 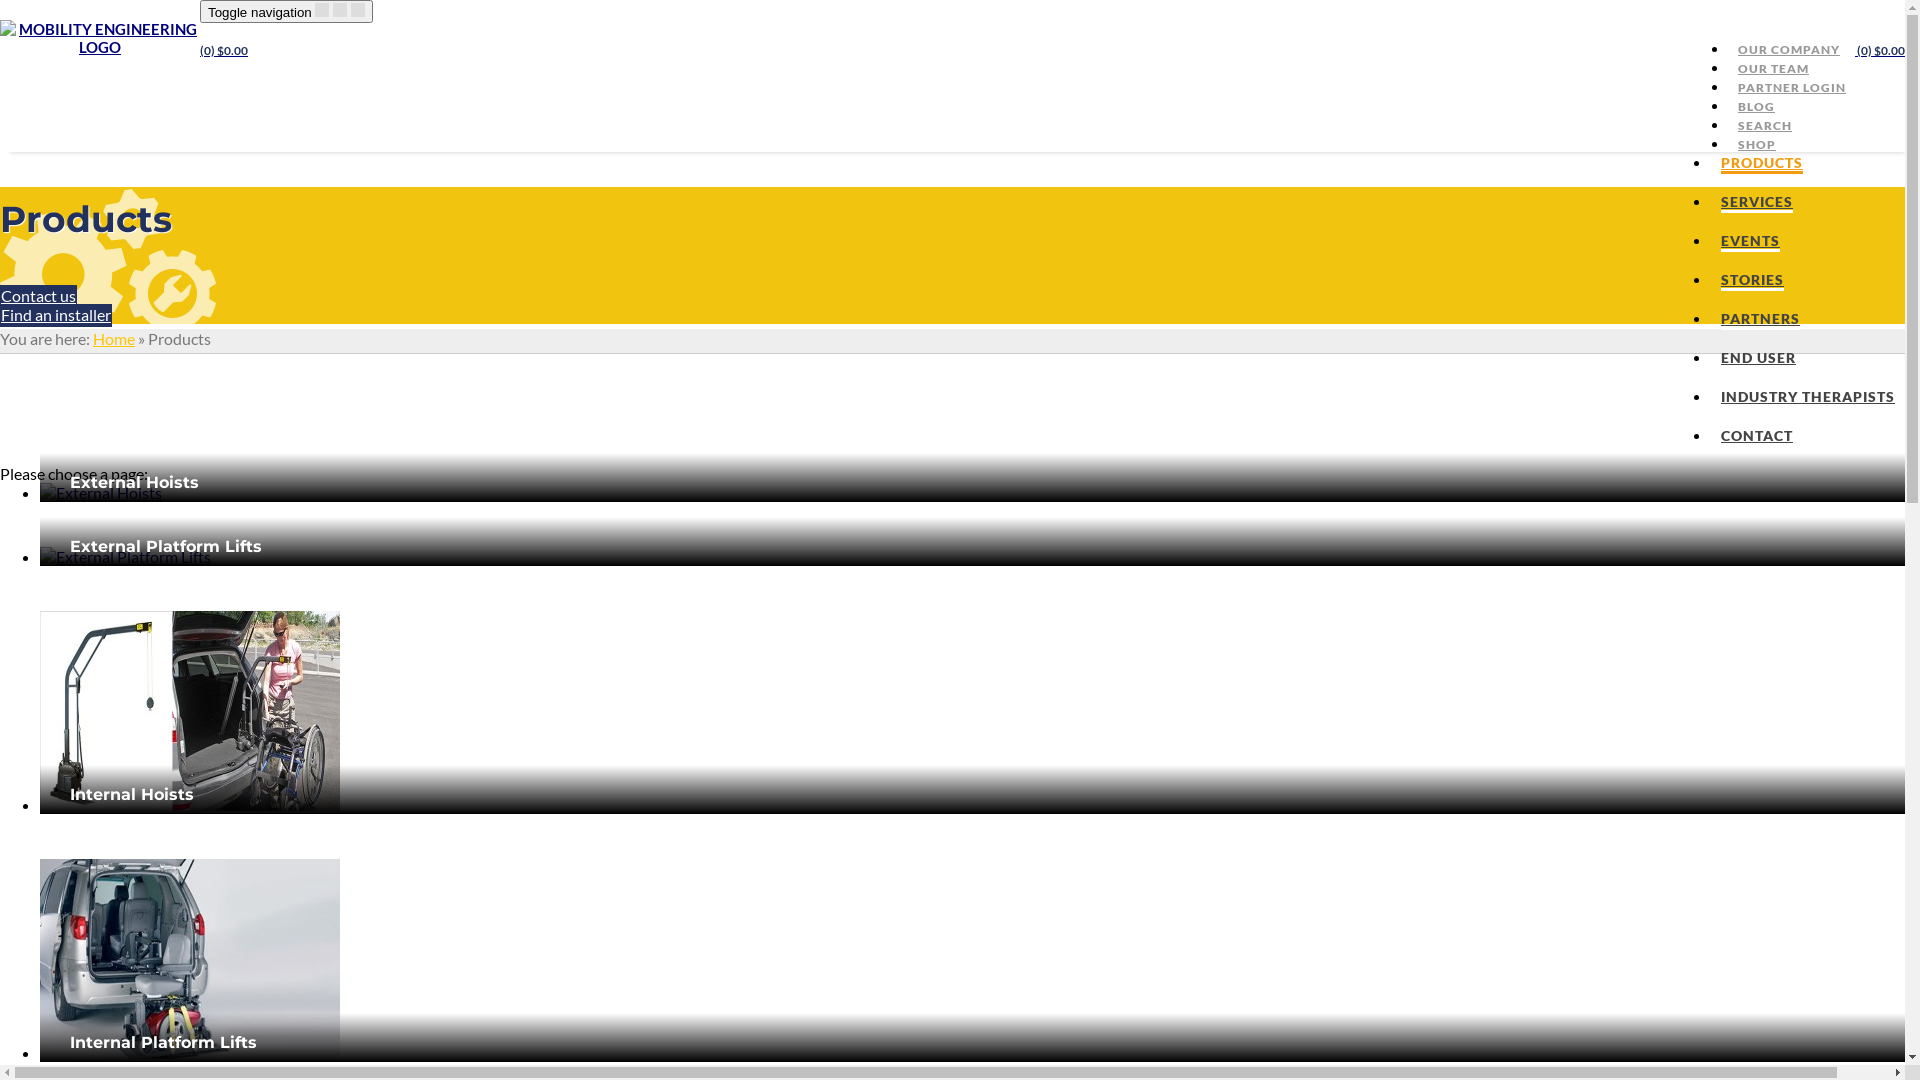 What do you see at coordinates (1761, 163) in the screenshot?
I see `'PRODUCTS'` at bounding box center [1761, 163].